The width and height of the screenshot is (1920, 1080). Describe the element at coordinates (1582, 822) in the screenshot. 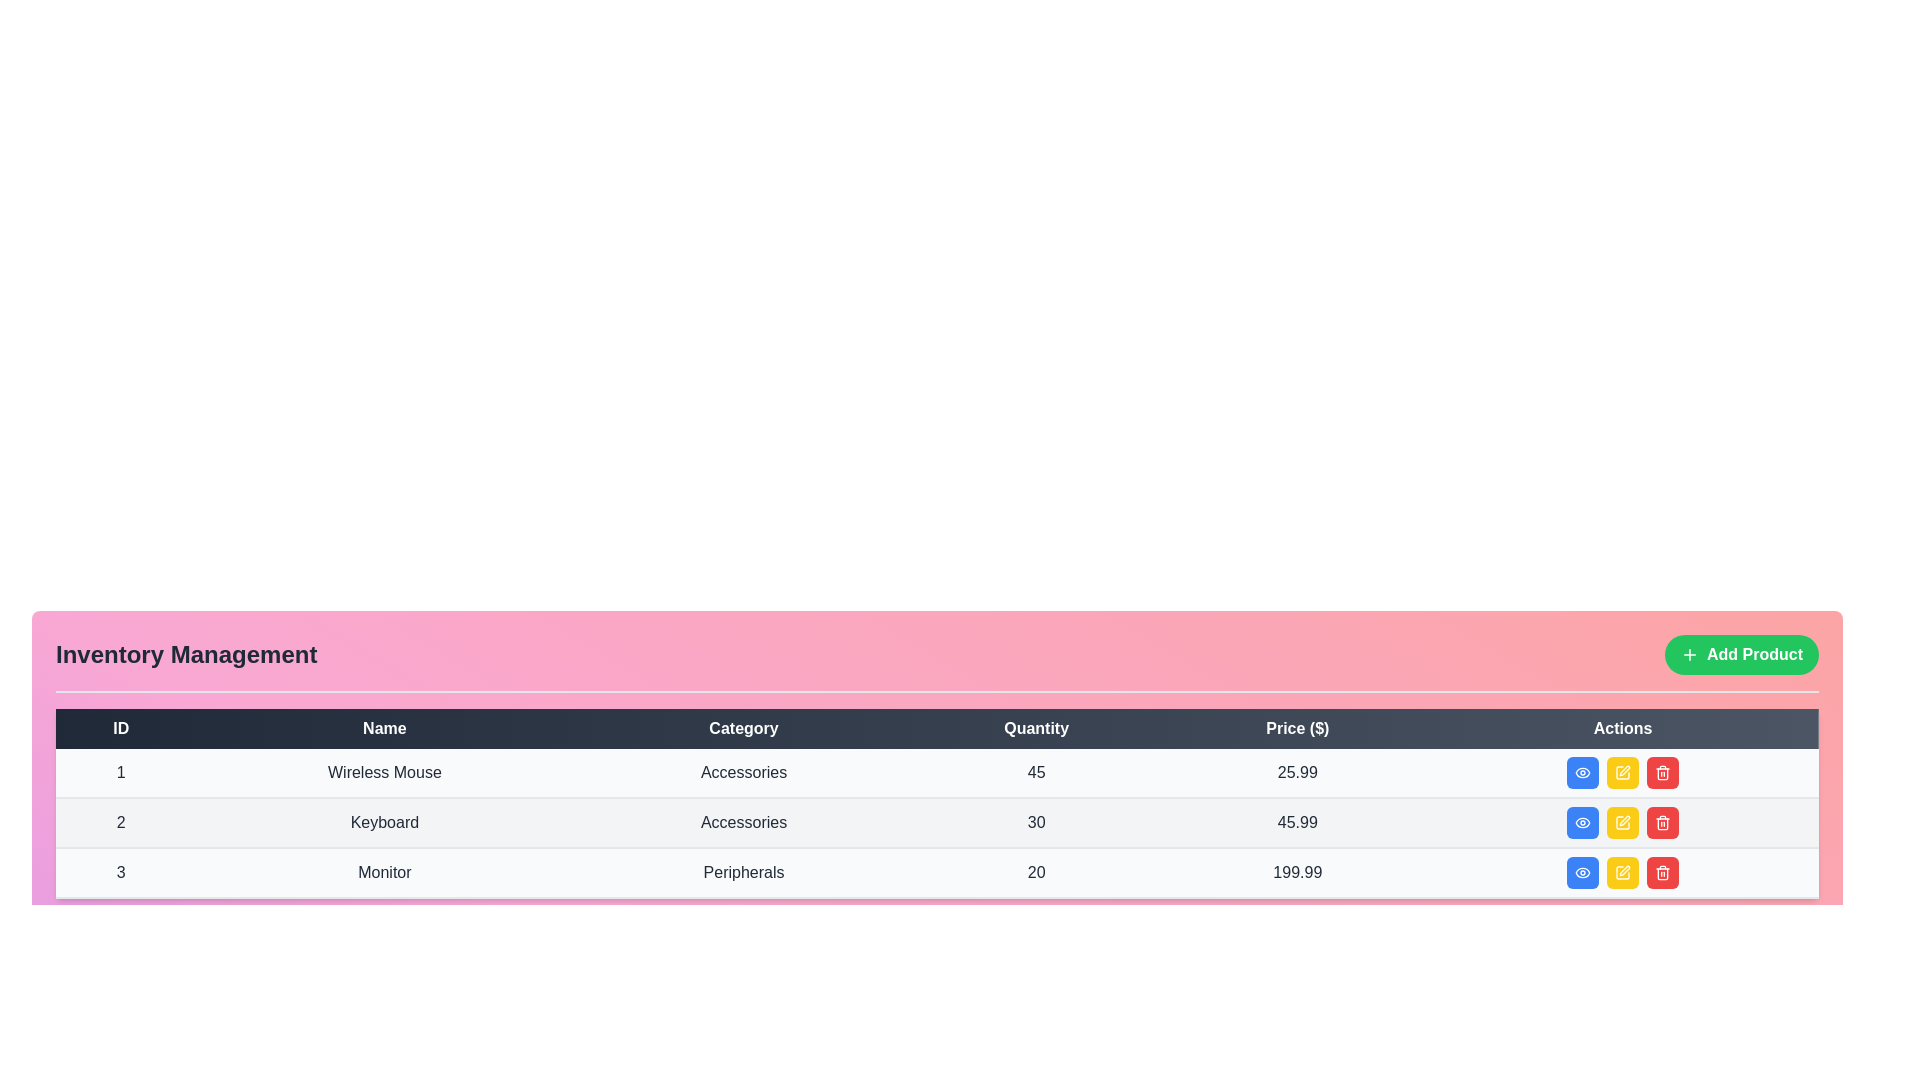

I see `the first button with an icon in the 'Actions' column of the second row in the 'Inventory Management' section` at that location.